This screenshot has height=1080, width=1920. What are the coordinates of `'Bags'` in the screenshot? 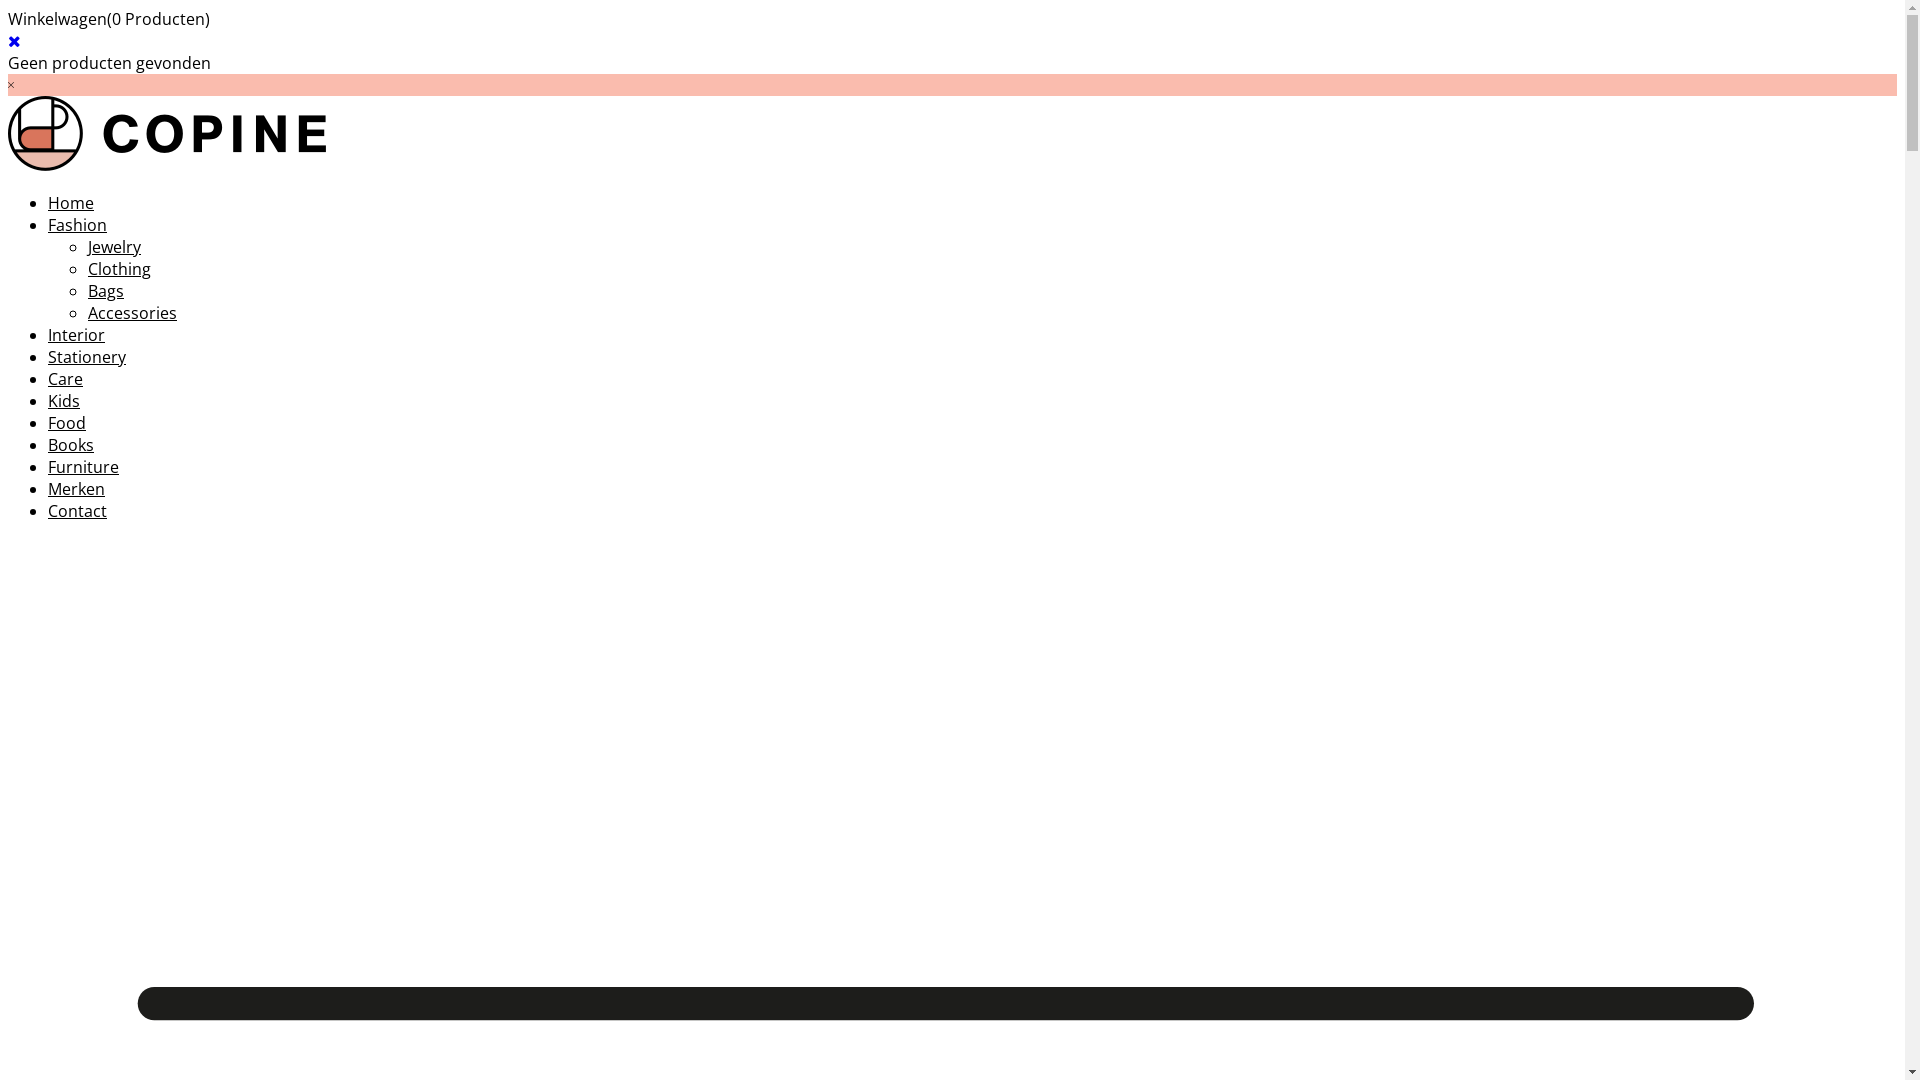 It's located at (86, 290).